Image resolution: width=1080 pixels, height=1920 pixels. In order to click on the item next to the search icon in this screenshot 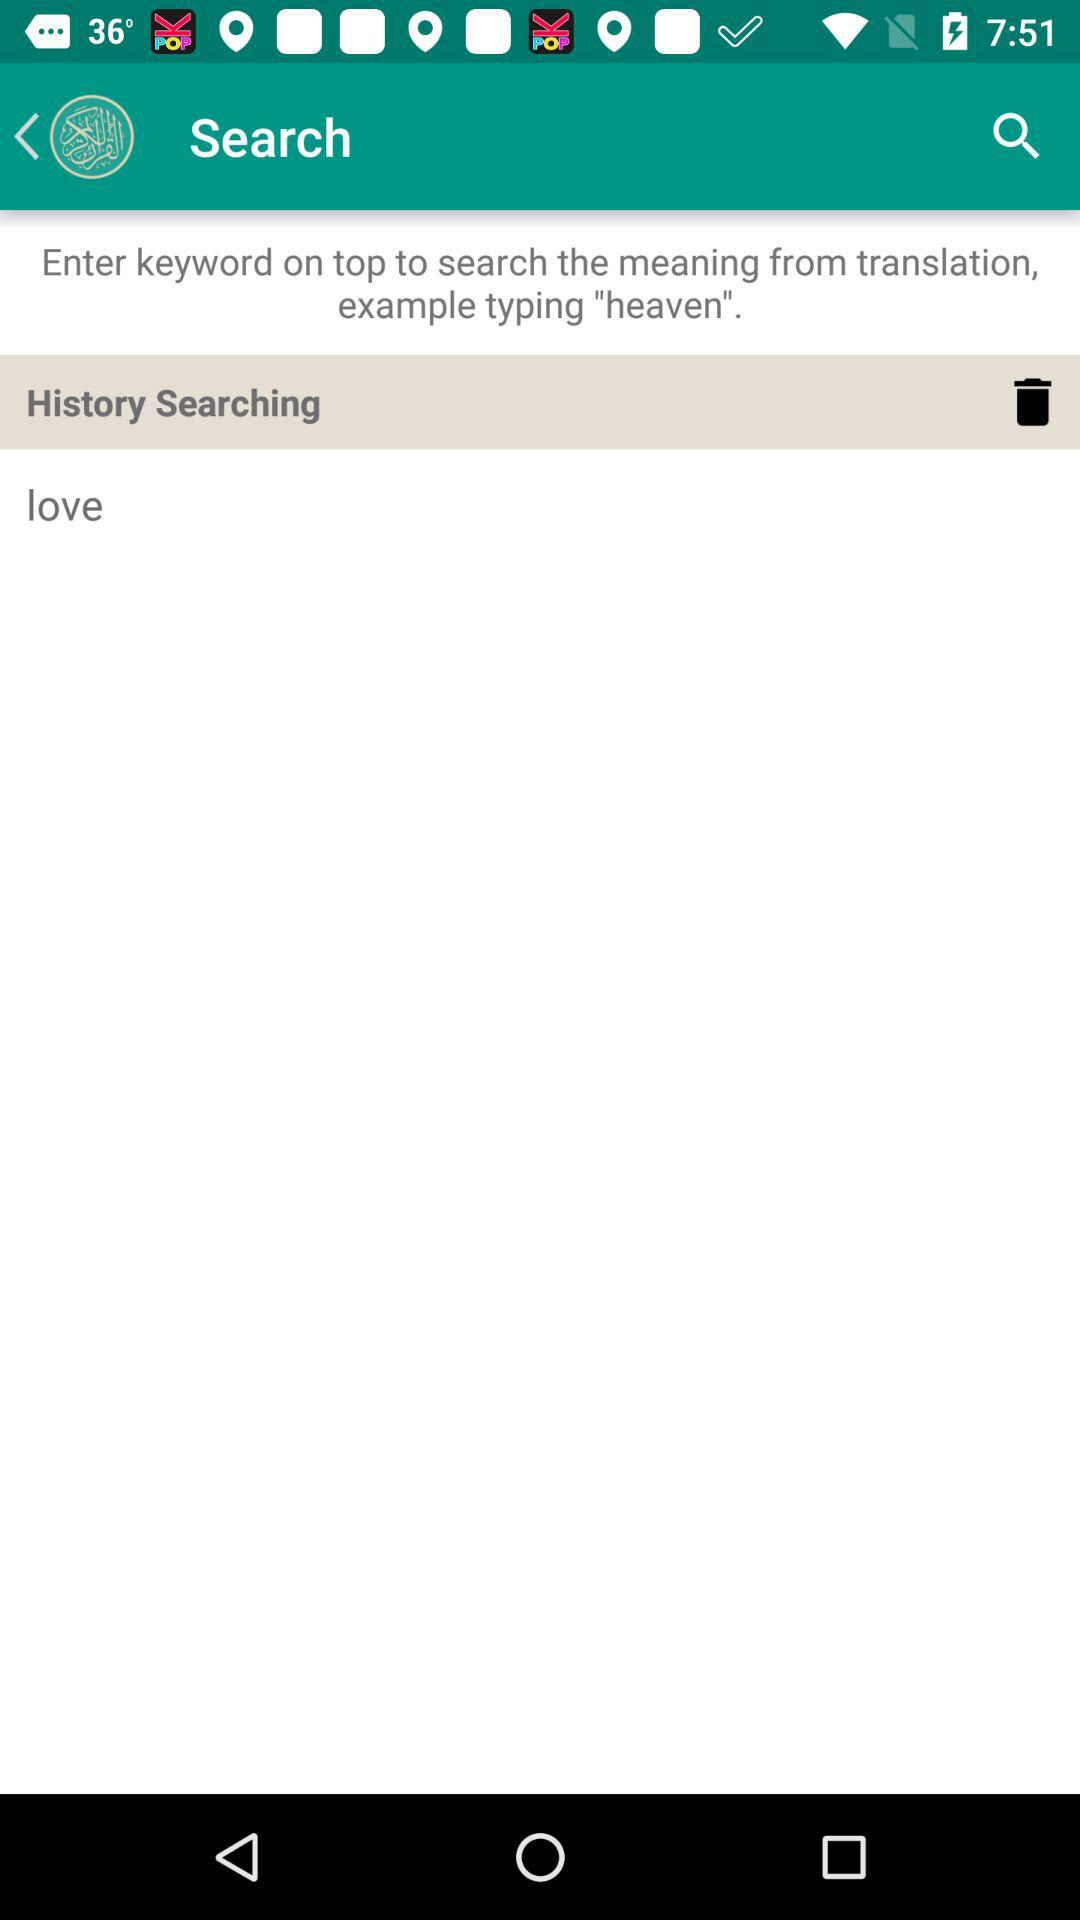, I will do `click(72, 135)`.